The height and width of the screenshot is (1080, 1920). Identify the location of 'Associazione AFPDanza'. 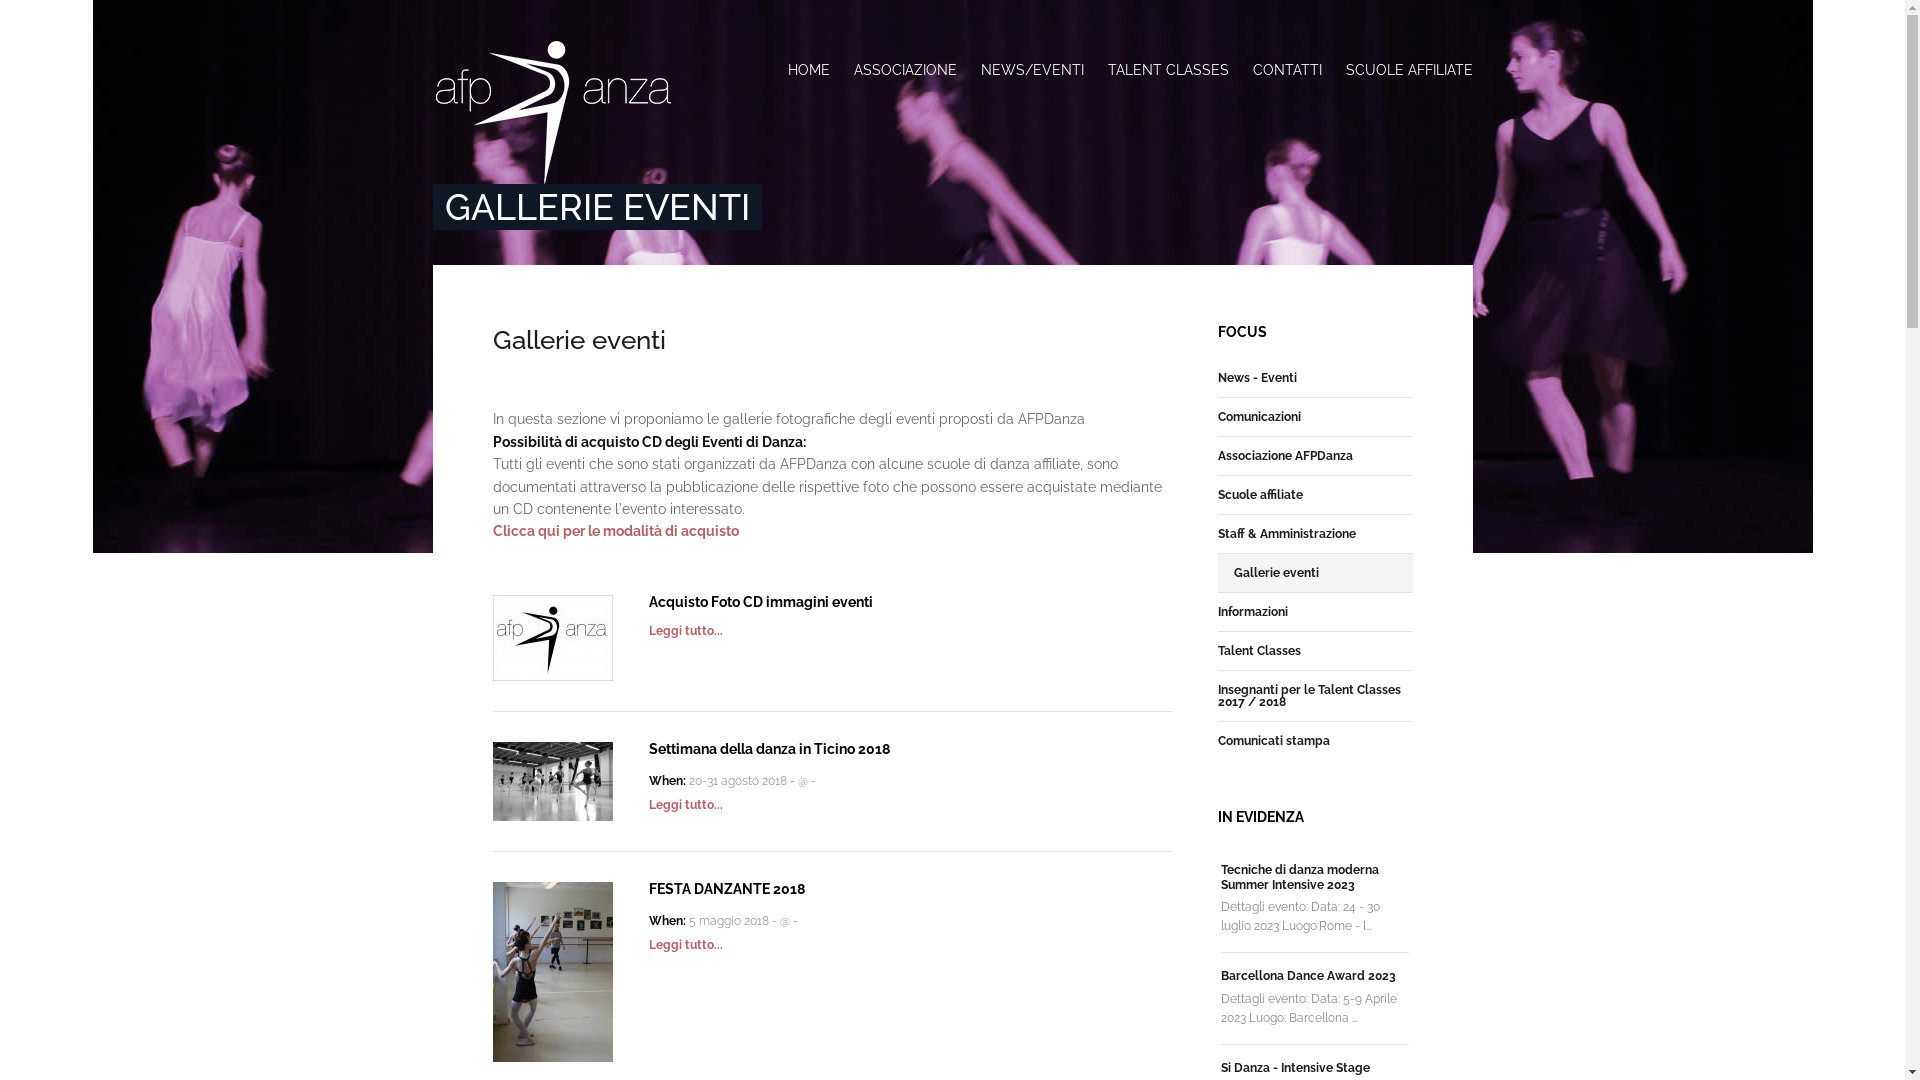
(1217, 455).